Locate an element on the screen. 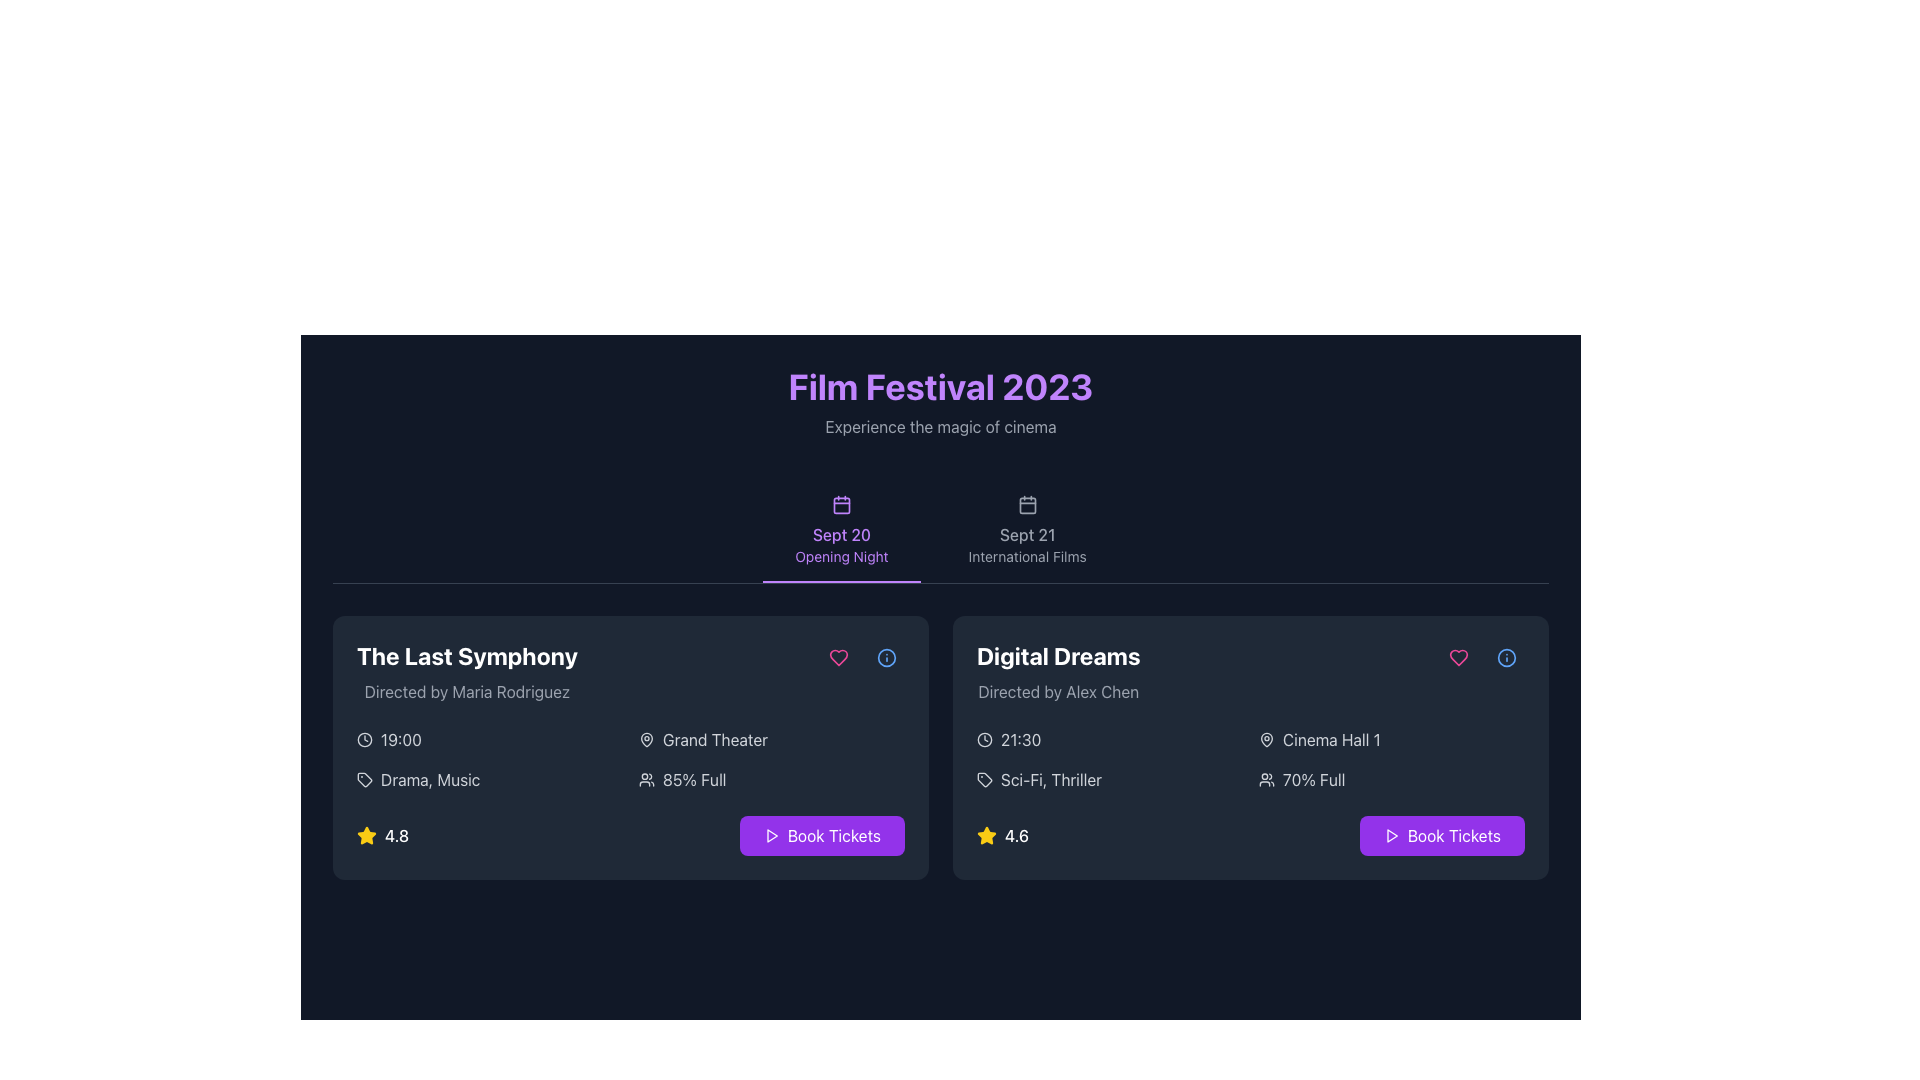 Image resolution: width=1920 pixels, height=1080 pixels. numerical rating text displayed in the lower left corner of the card labeled 'The Last Symphony', which follows a yellow star icon in a horizontal sequence is located at coordinates (397, 836).